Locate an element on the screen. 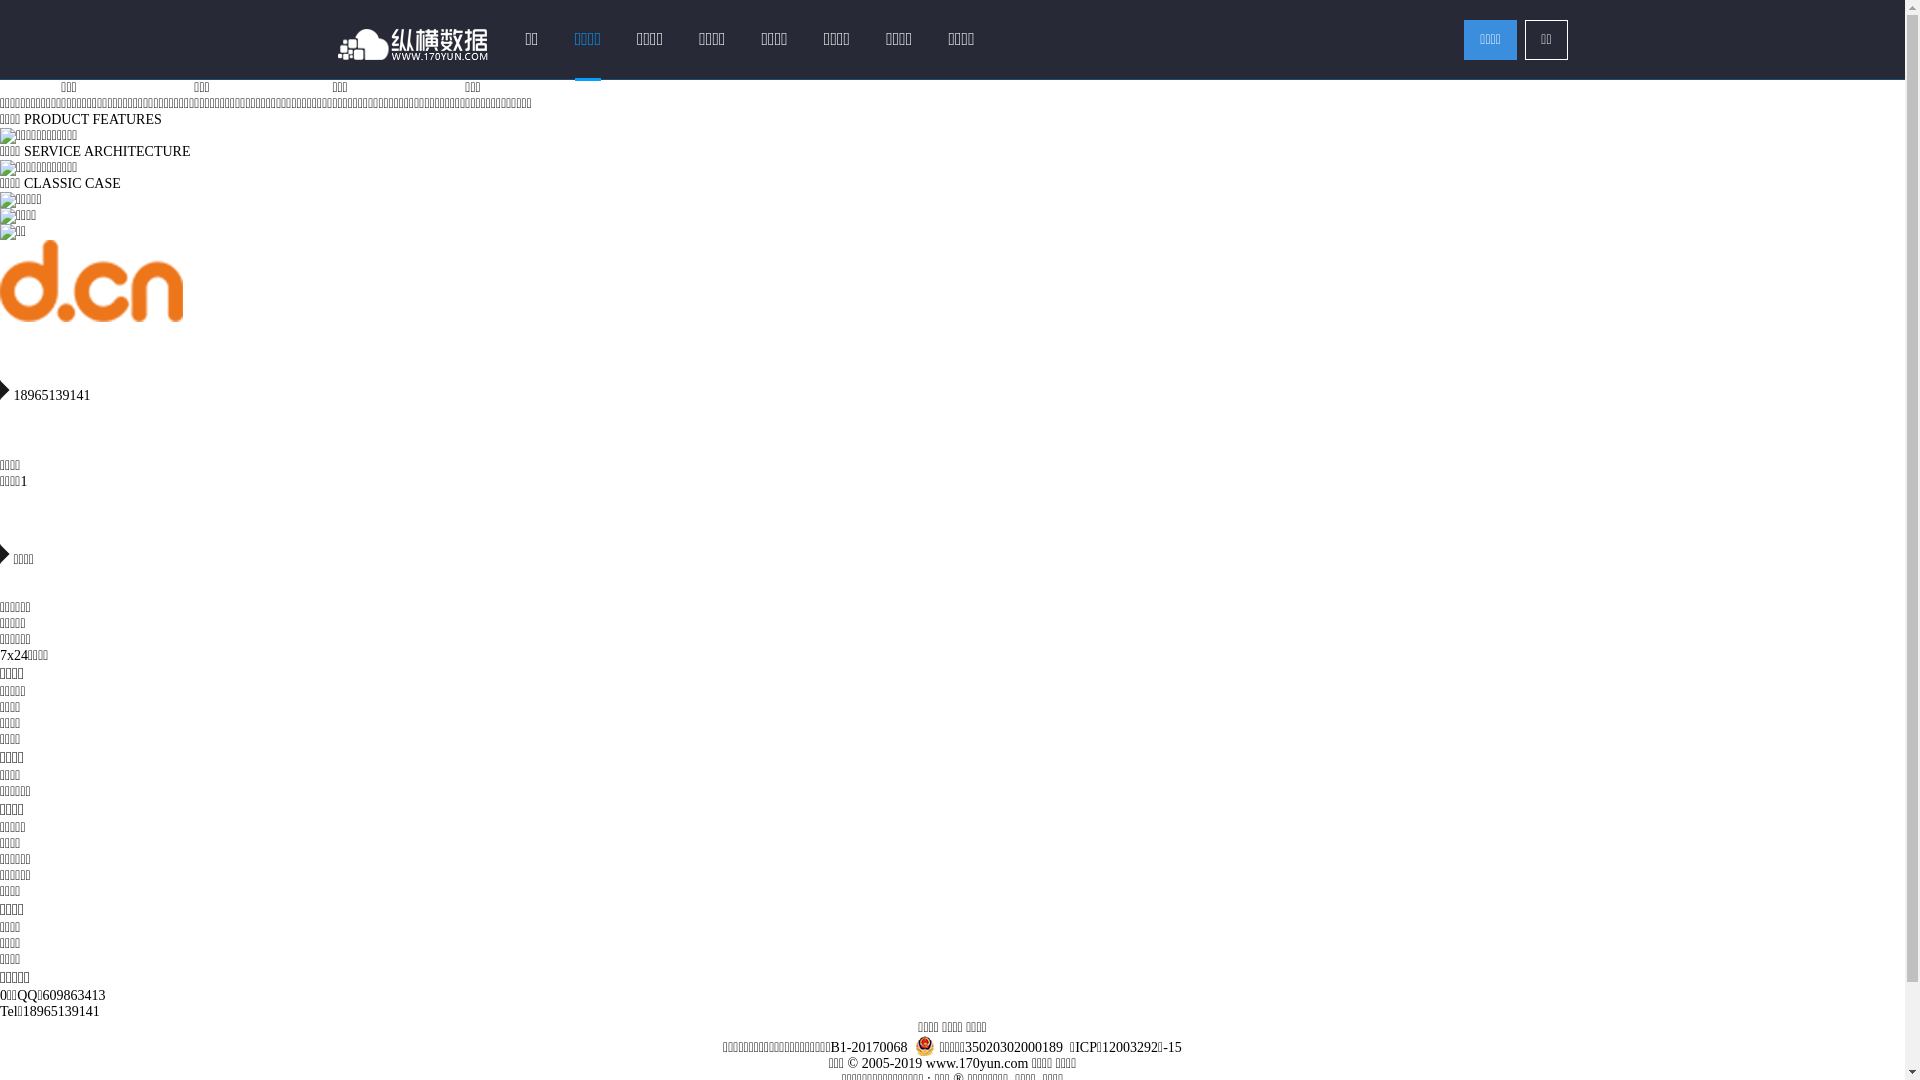 Image resolution: width=1920 pixels, height=1080 pixels. '18965139141' is located at coordinates (23, 1011).